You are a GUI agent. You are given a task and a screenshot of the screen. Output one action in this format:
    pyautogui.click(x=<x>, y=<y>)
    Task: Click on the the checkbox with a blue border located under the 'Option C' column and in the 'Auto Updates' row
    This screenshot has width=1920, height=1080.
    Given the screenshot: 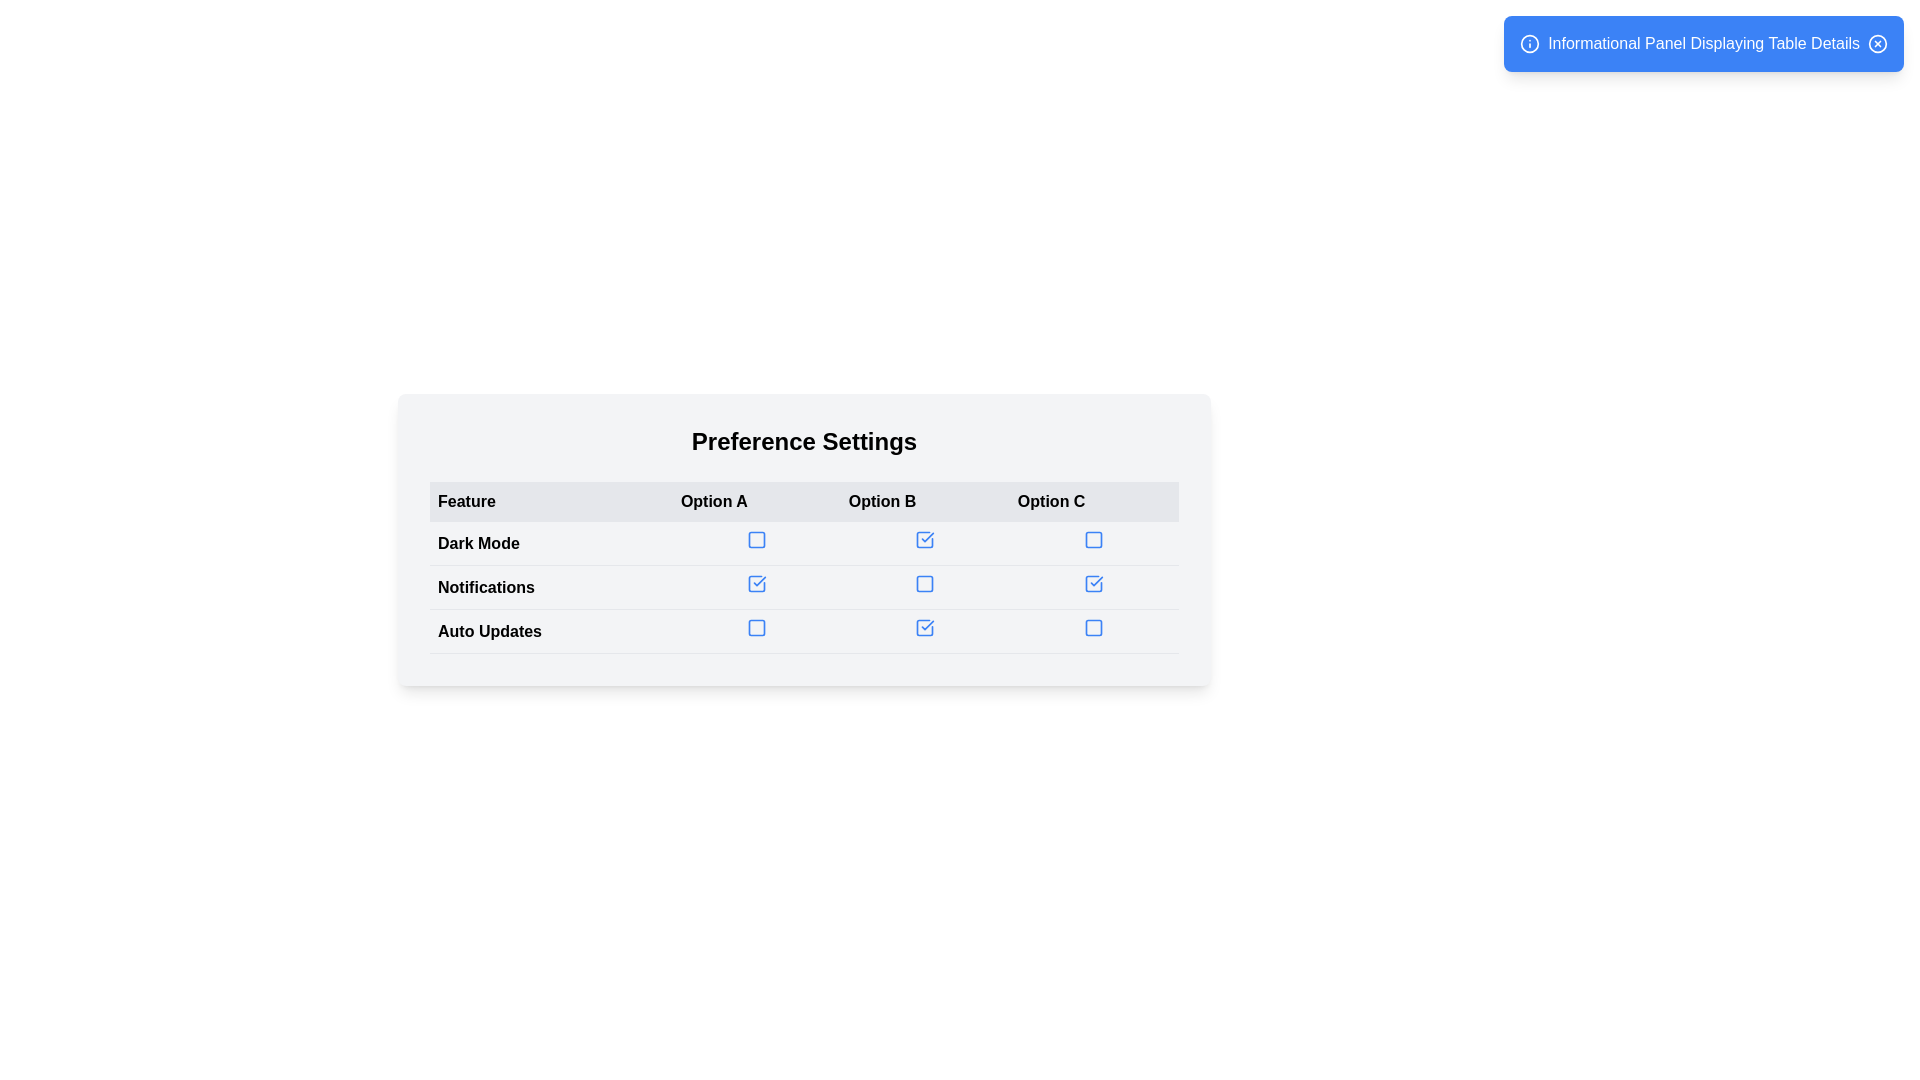 What is the action you would take?
    pyautogui.click(x=1093, y=627)
    